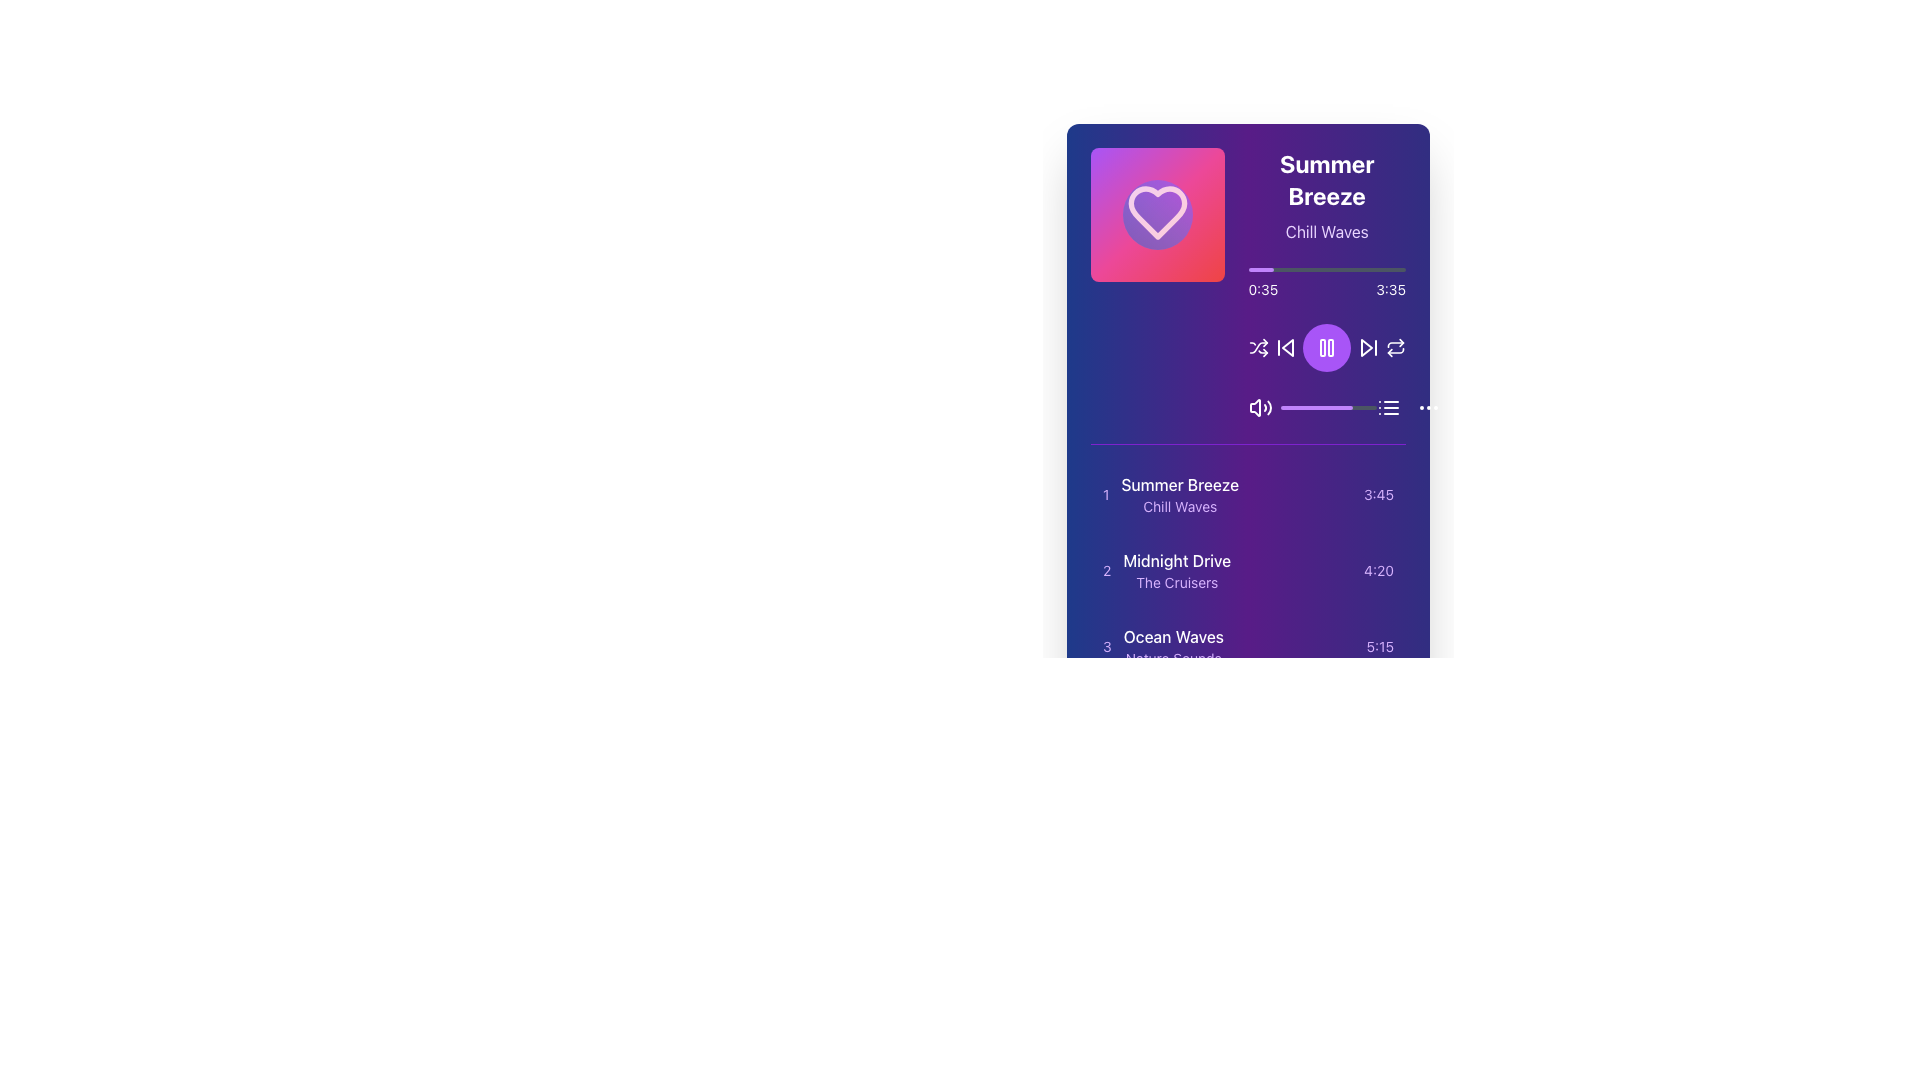  Describe the element at coordinates (1407, 407) in the screenshot. I see `the Menu or List Icon, which appears as a vertical stack of three horizontal lines followed by three evenly spaced circular dots` at that location.